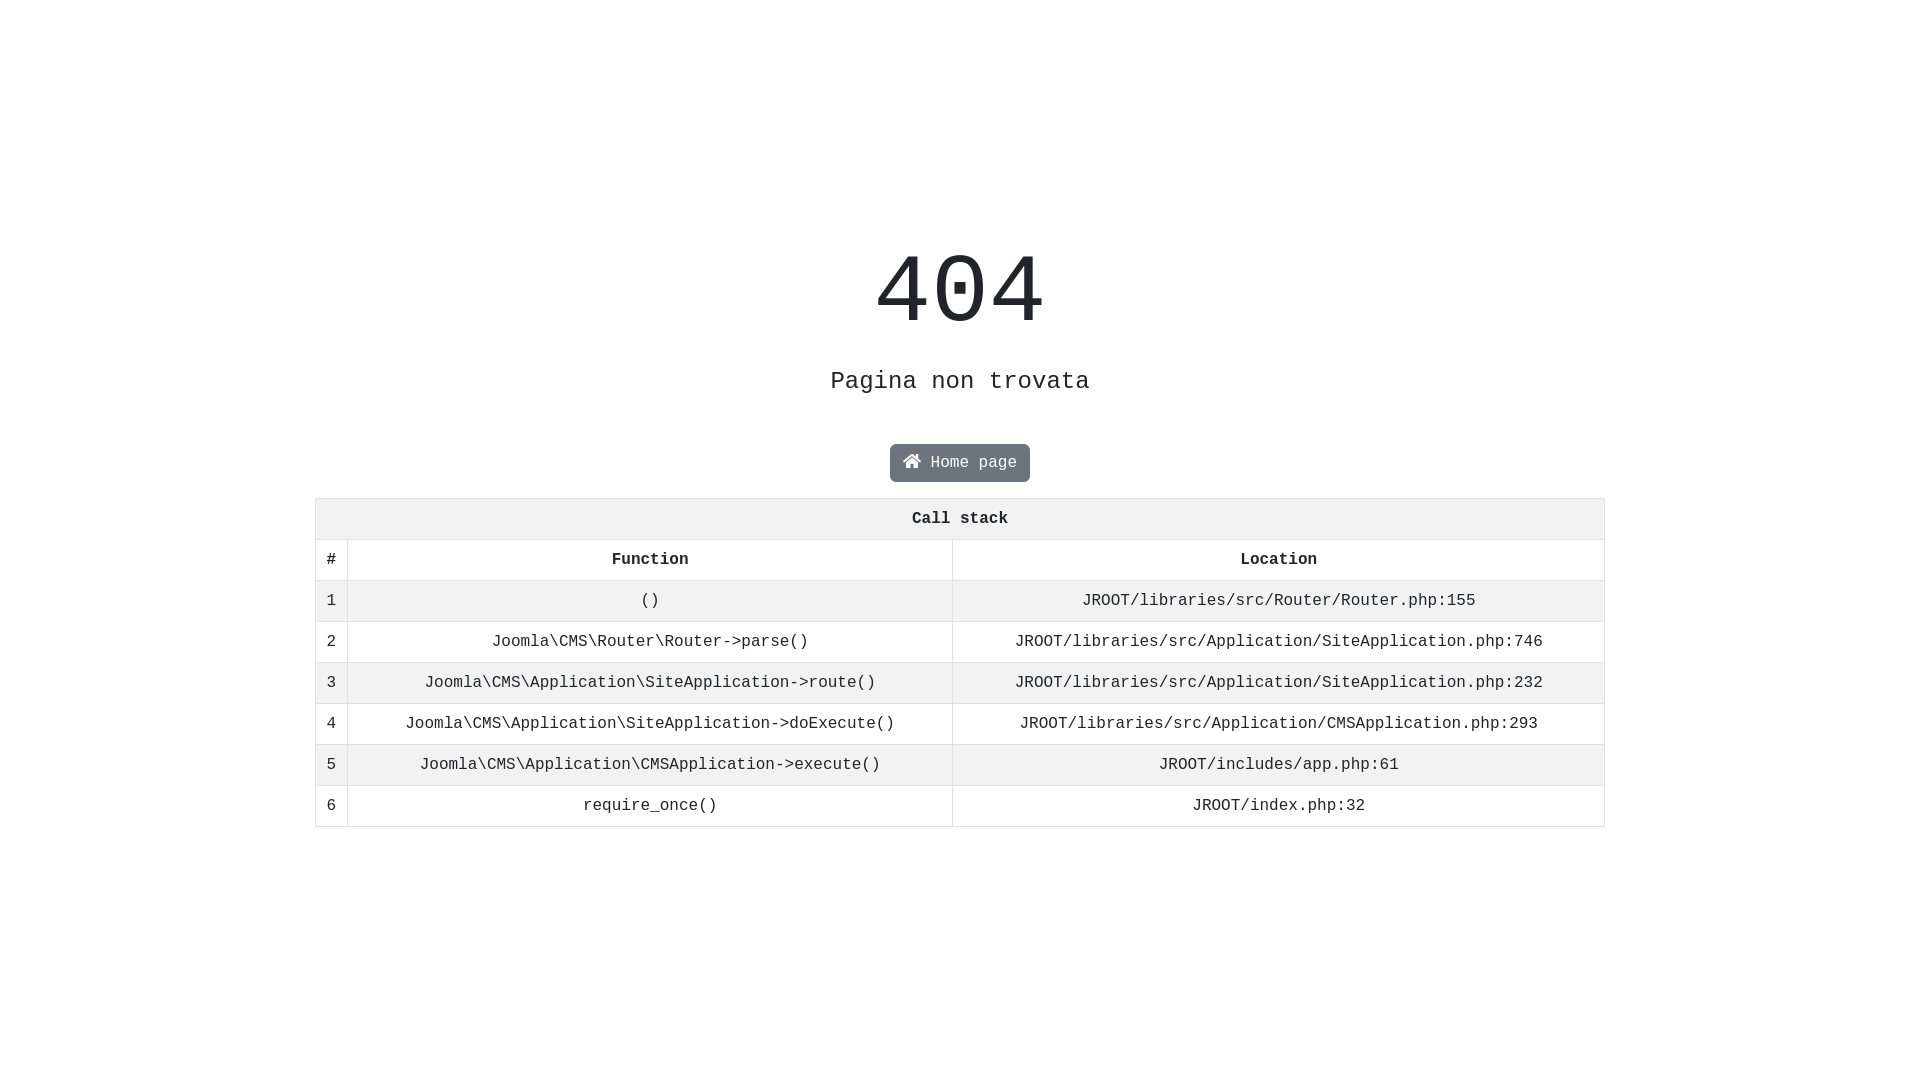 This screenshot has height=1080, width=1920. Describe the element at coordinates (960, 462) in the screenshot. I see `'Home page'` at that location.